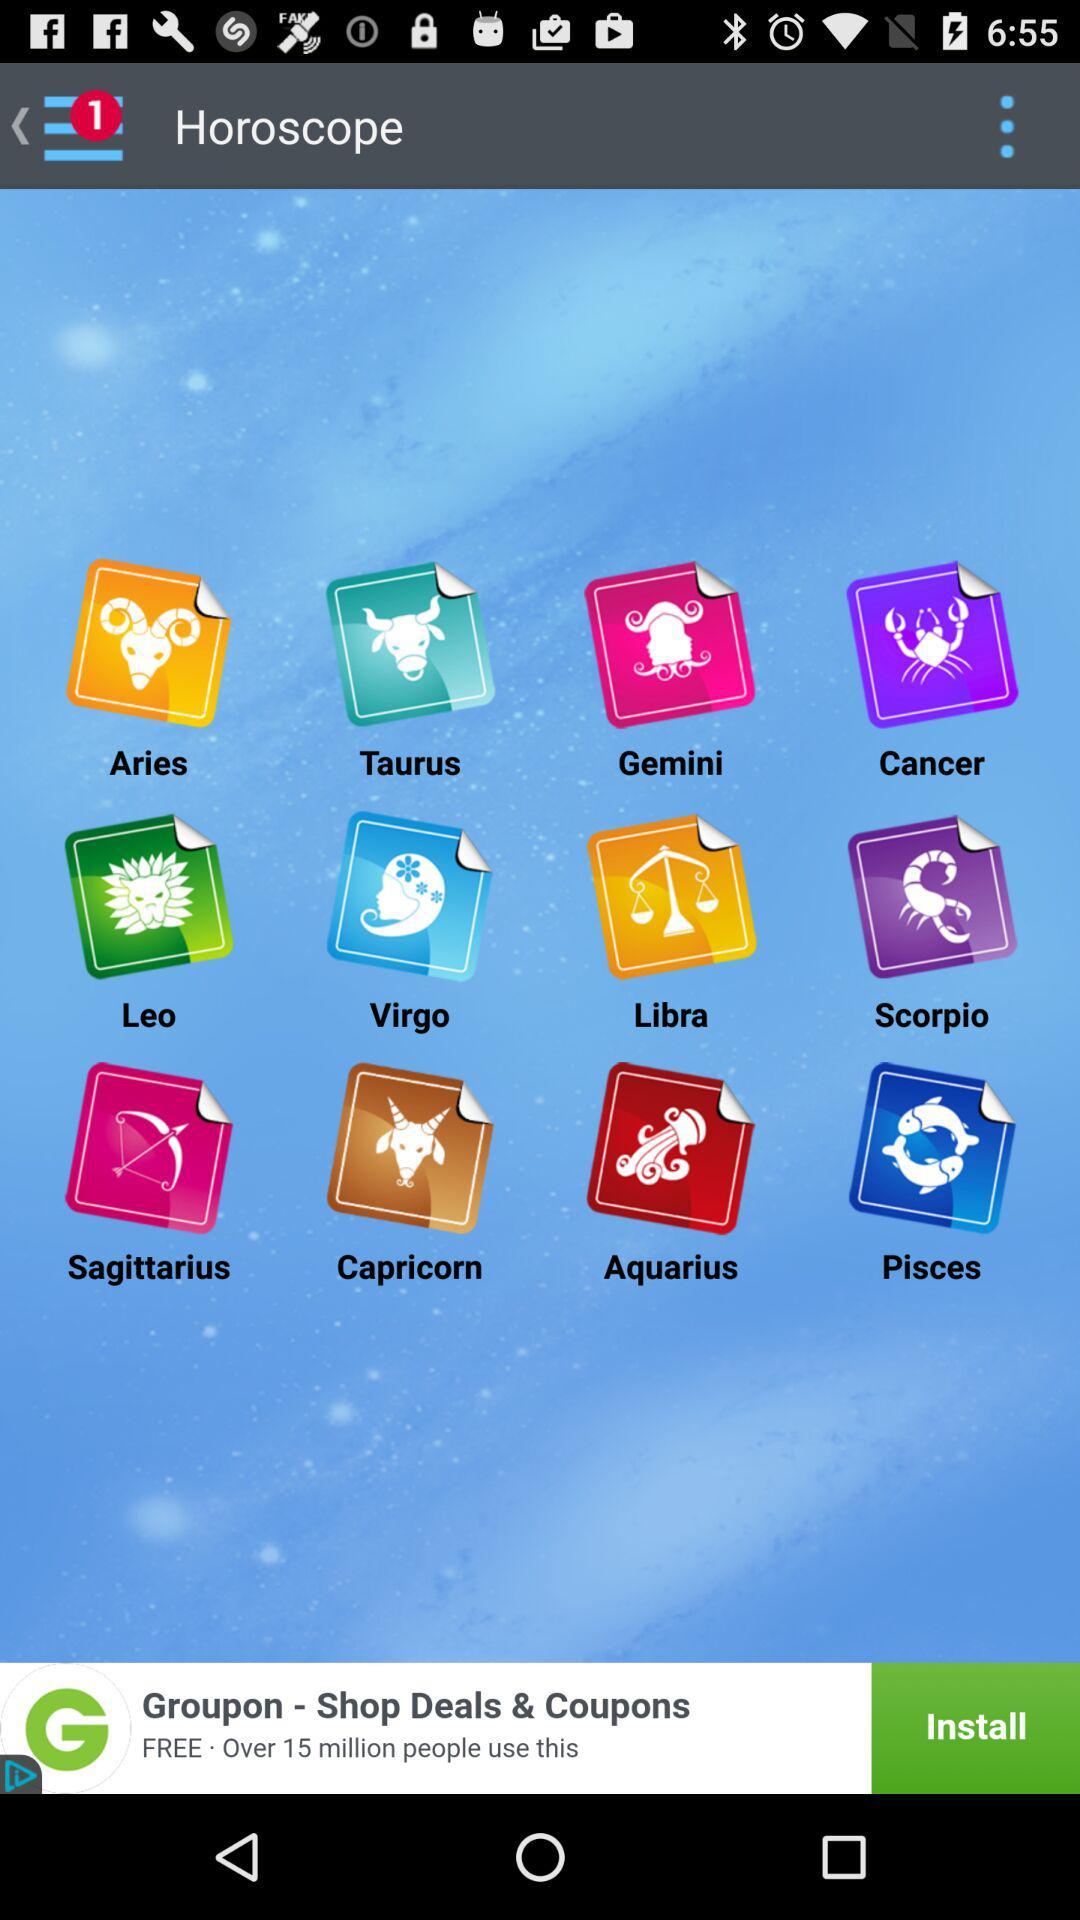 Image resolution: width=1080 pixels, height=1920 pixels. What do you see at coordinates (147, 644) in the screenshot?
I see `open aries horoscope` at bounding box center [147, 644].